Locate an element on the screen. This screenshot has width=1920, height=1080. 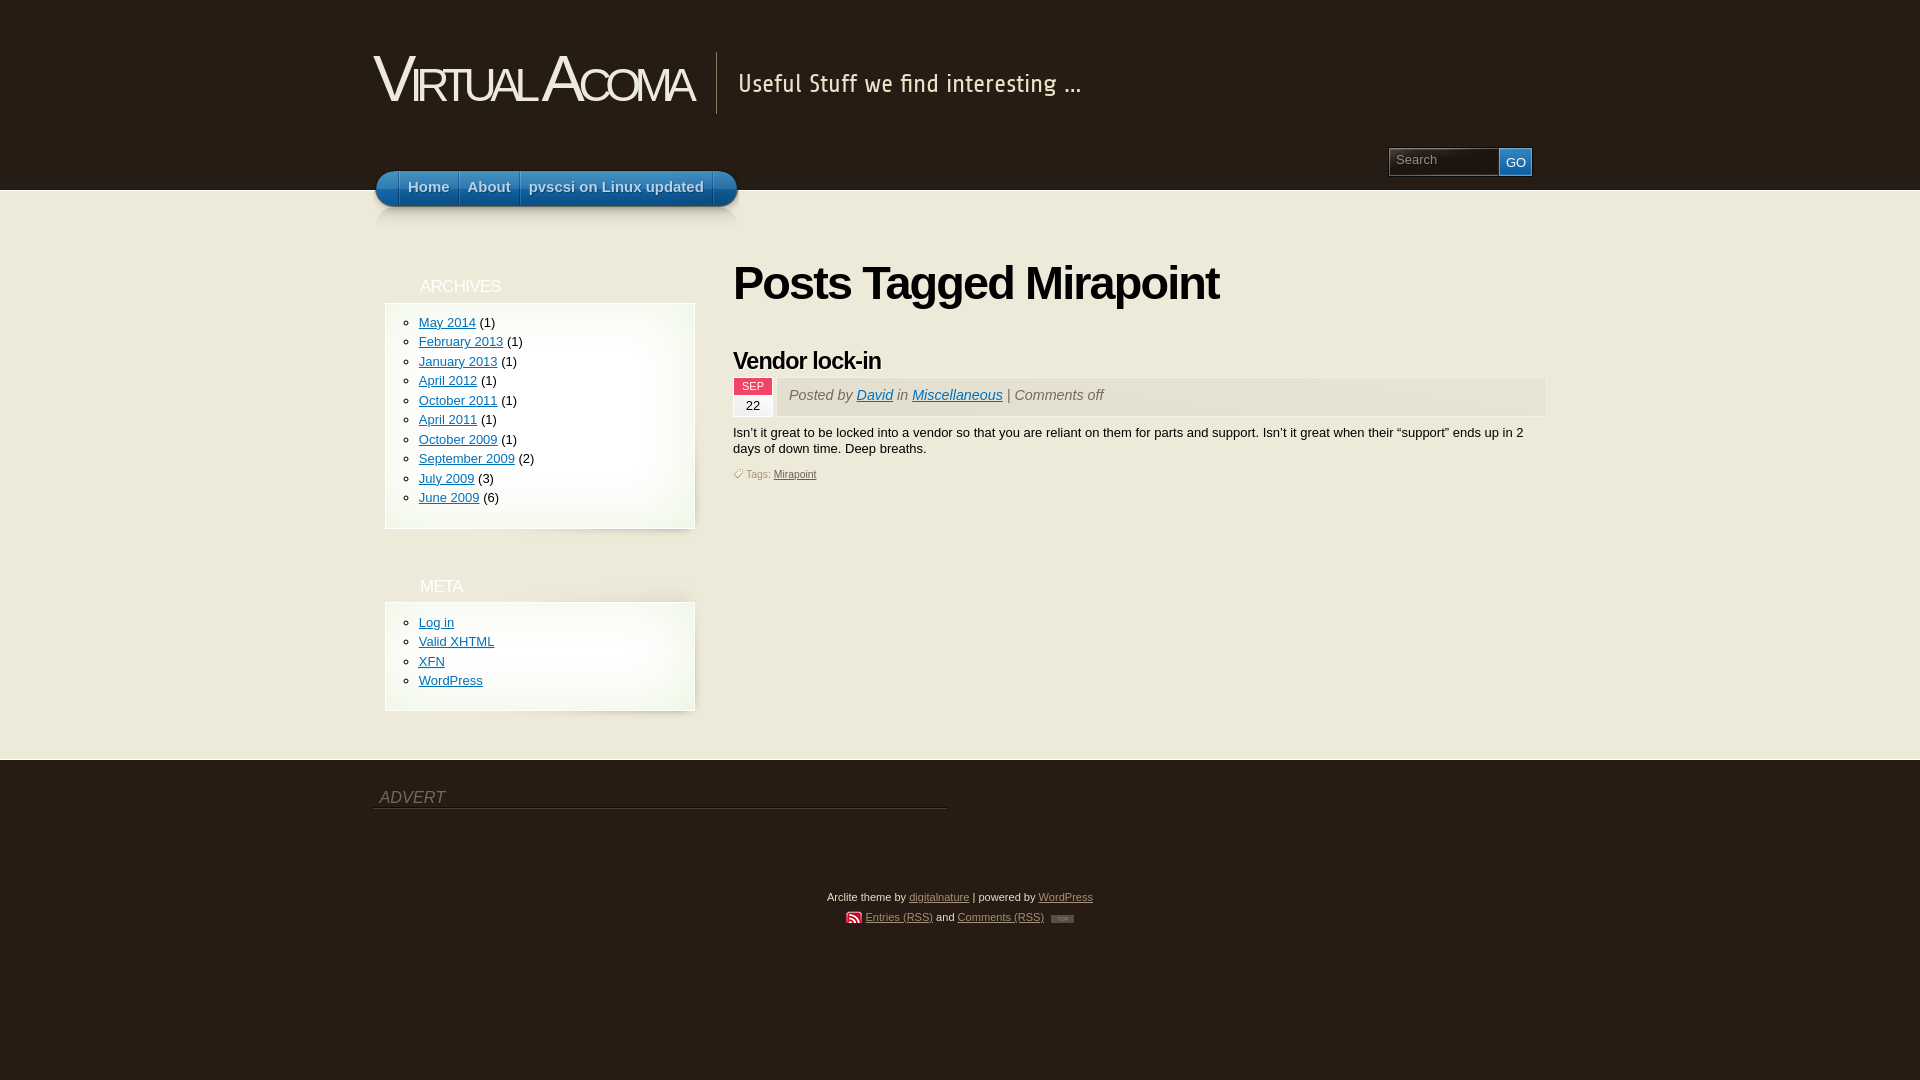
'Vendor lock-in' is located at coordinates (806, 361).